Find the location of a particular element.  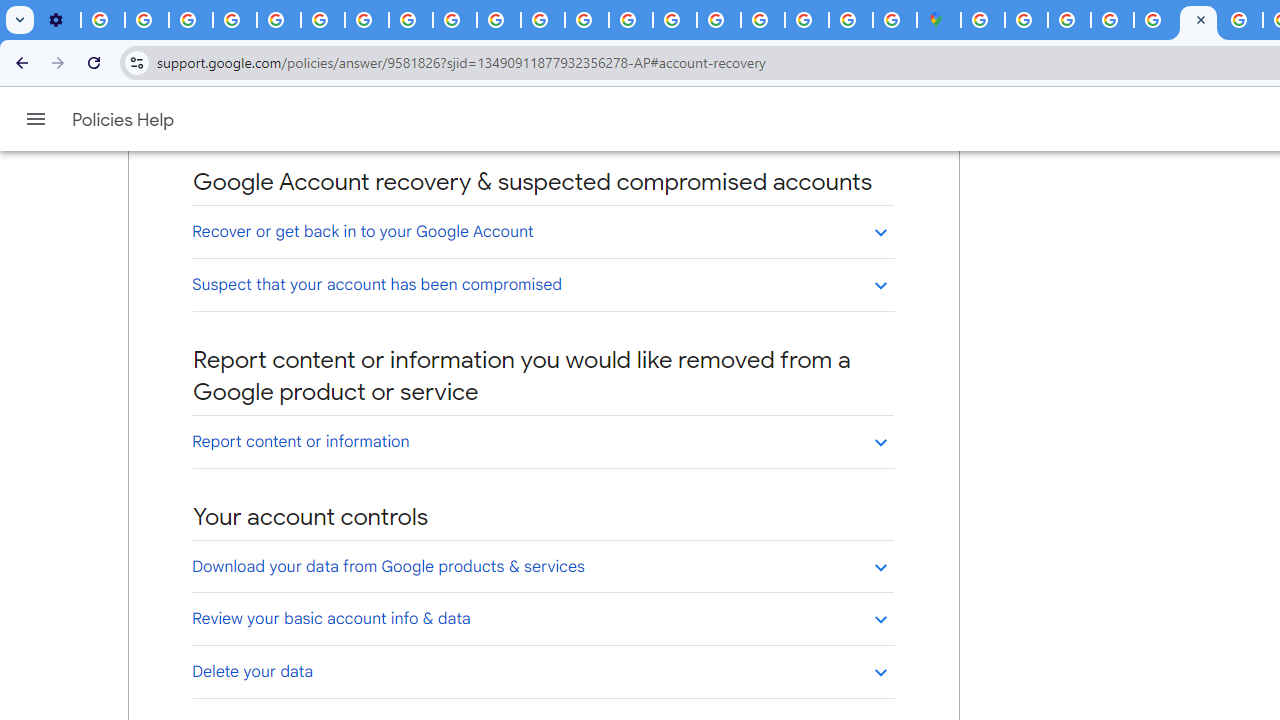

'Main menu' is located at coordinates (35, 119).